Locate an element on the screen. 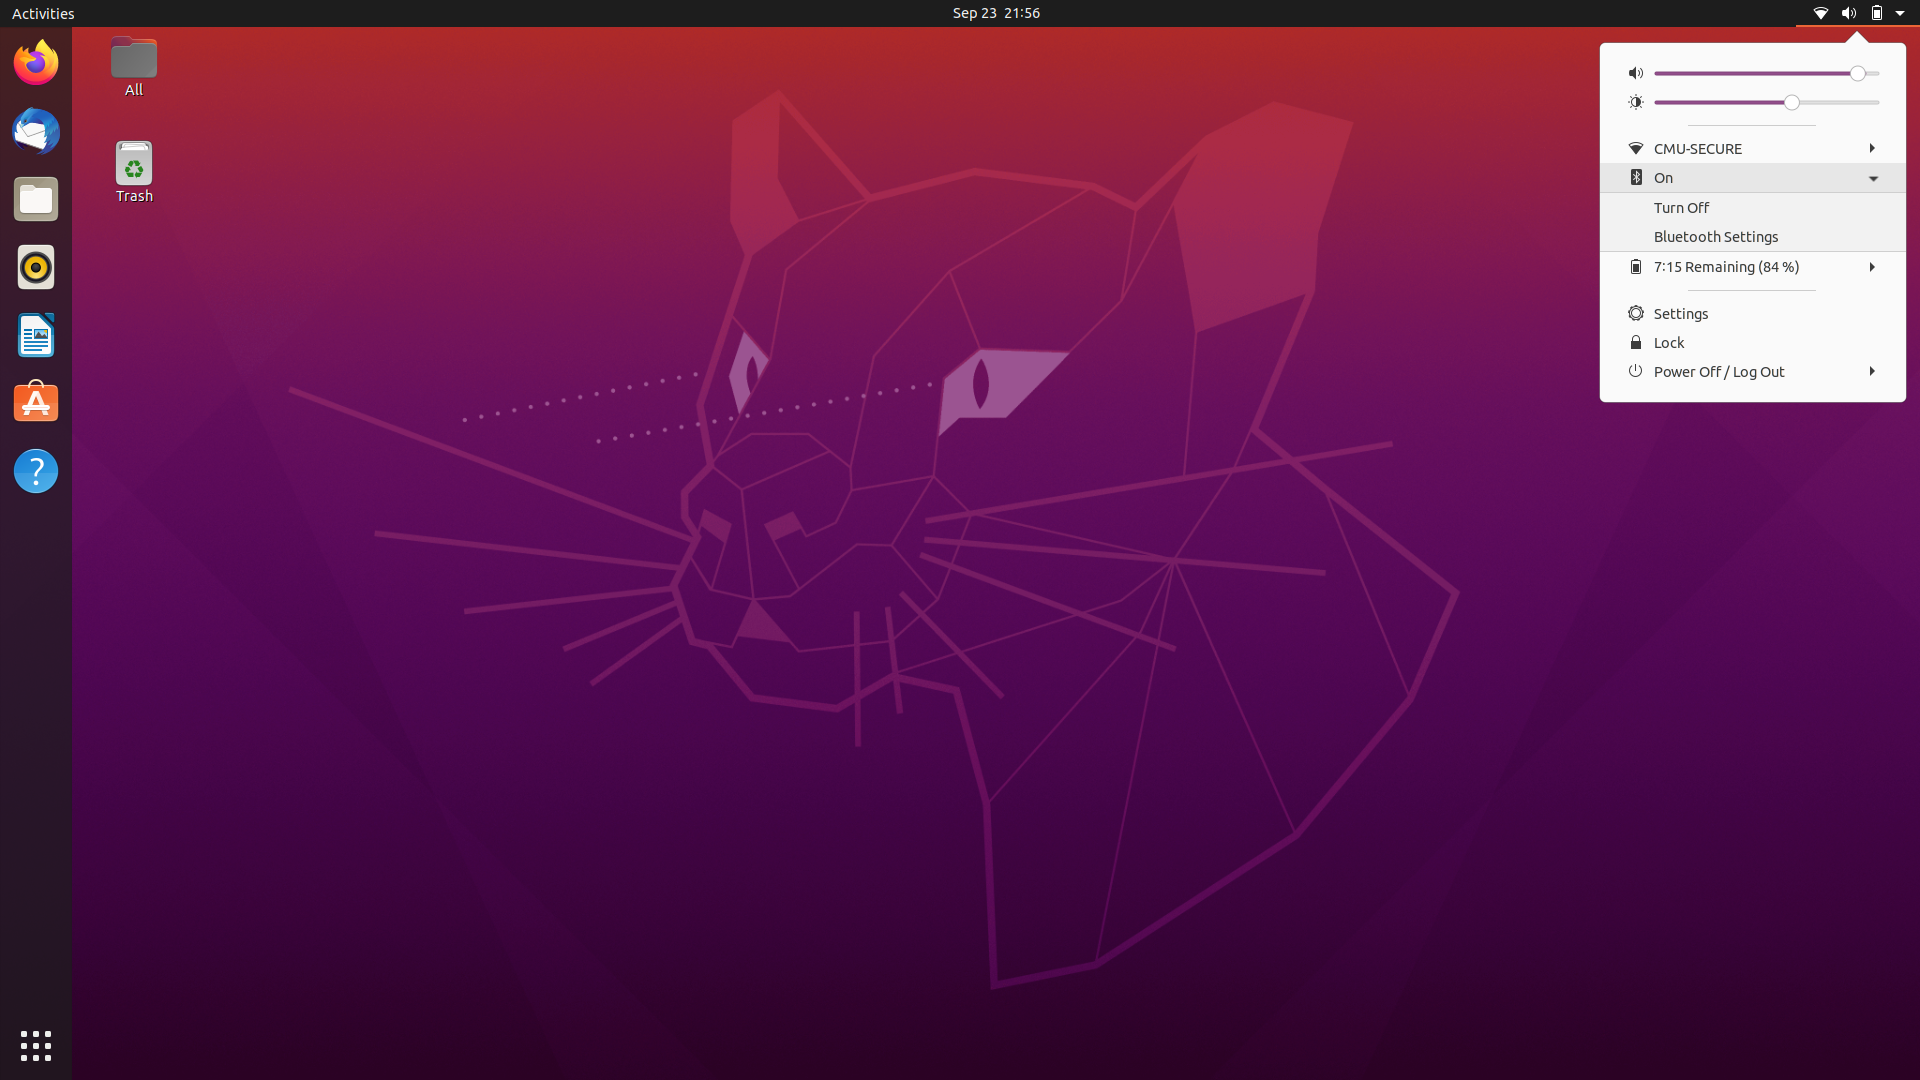  Dim Screen Brightness is located at coordinates (1662, 101).